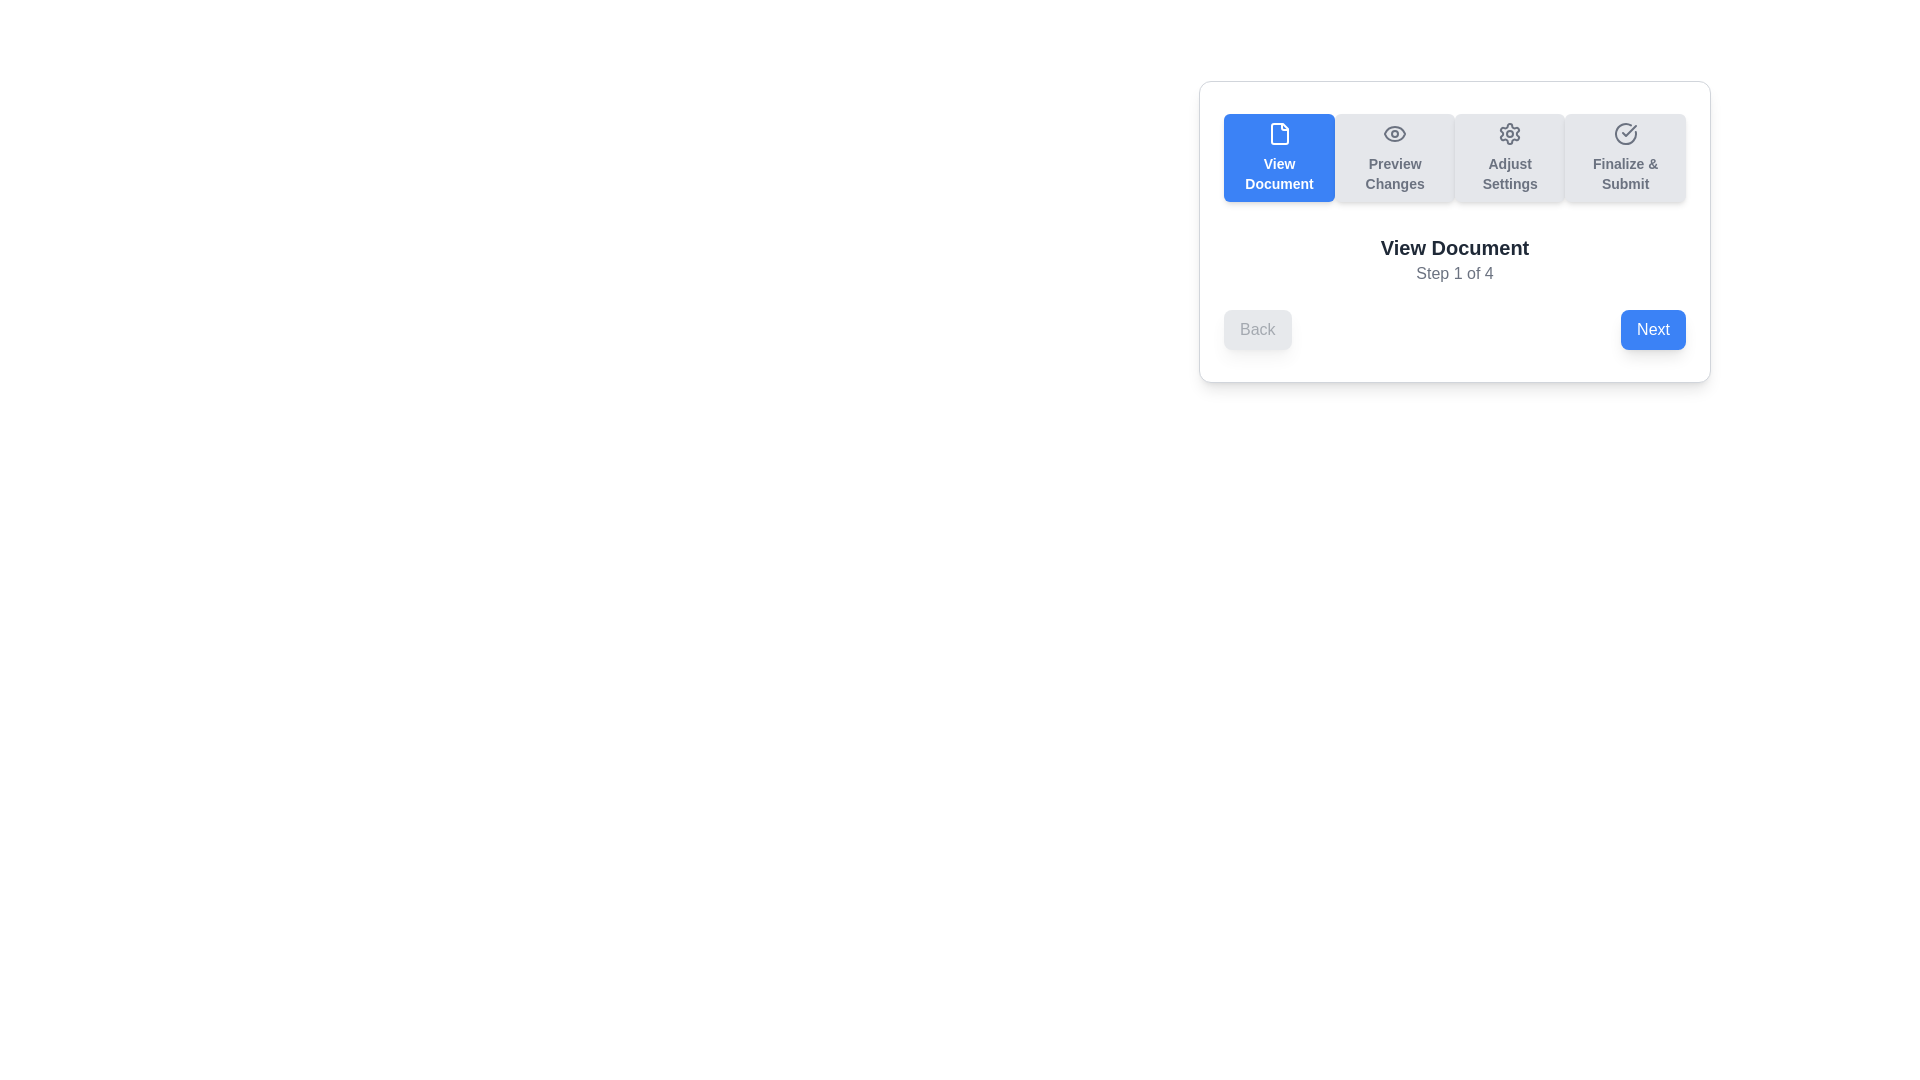 Image resolution: width=1920 pixels, height=1080 pixels. I want to click on the button corresponding to View Document, so click(1278, 157).